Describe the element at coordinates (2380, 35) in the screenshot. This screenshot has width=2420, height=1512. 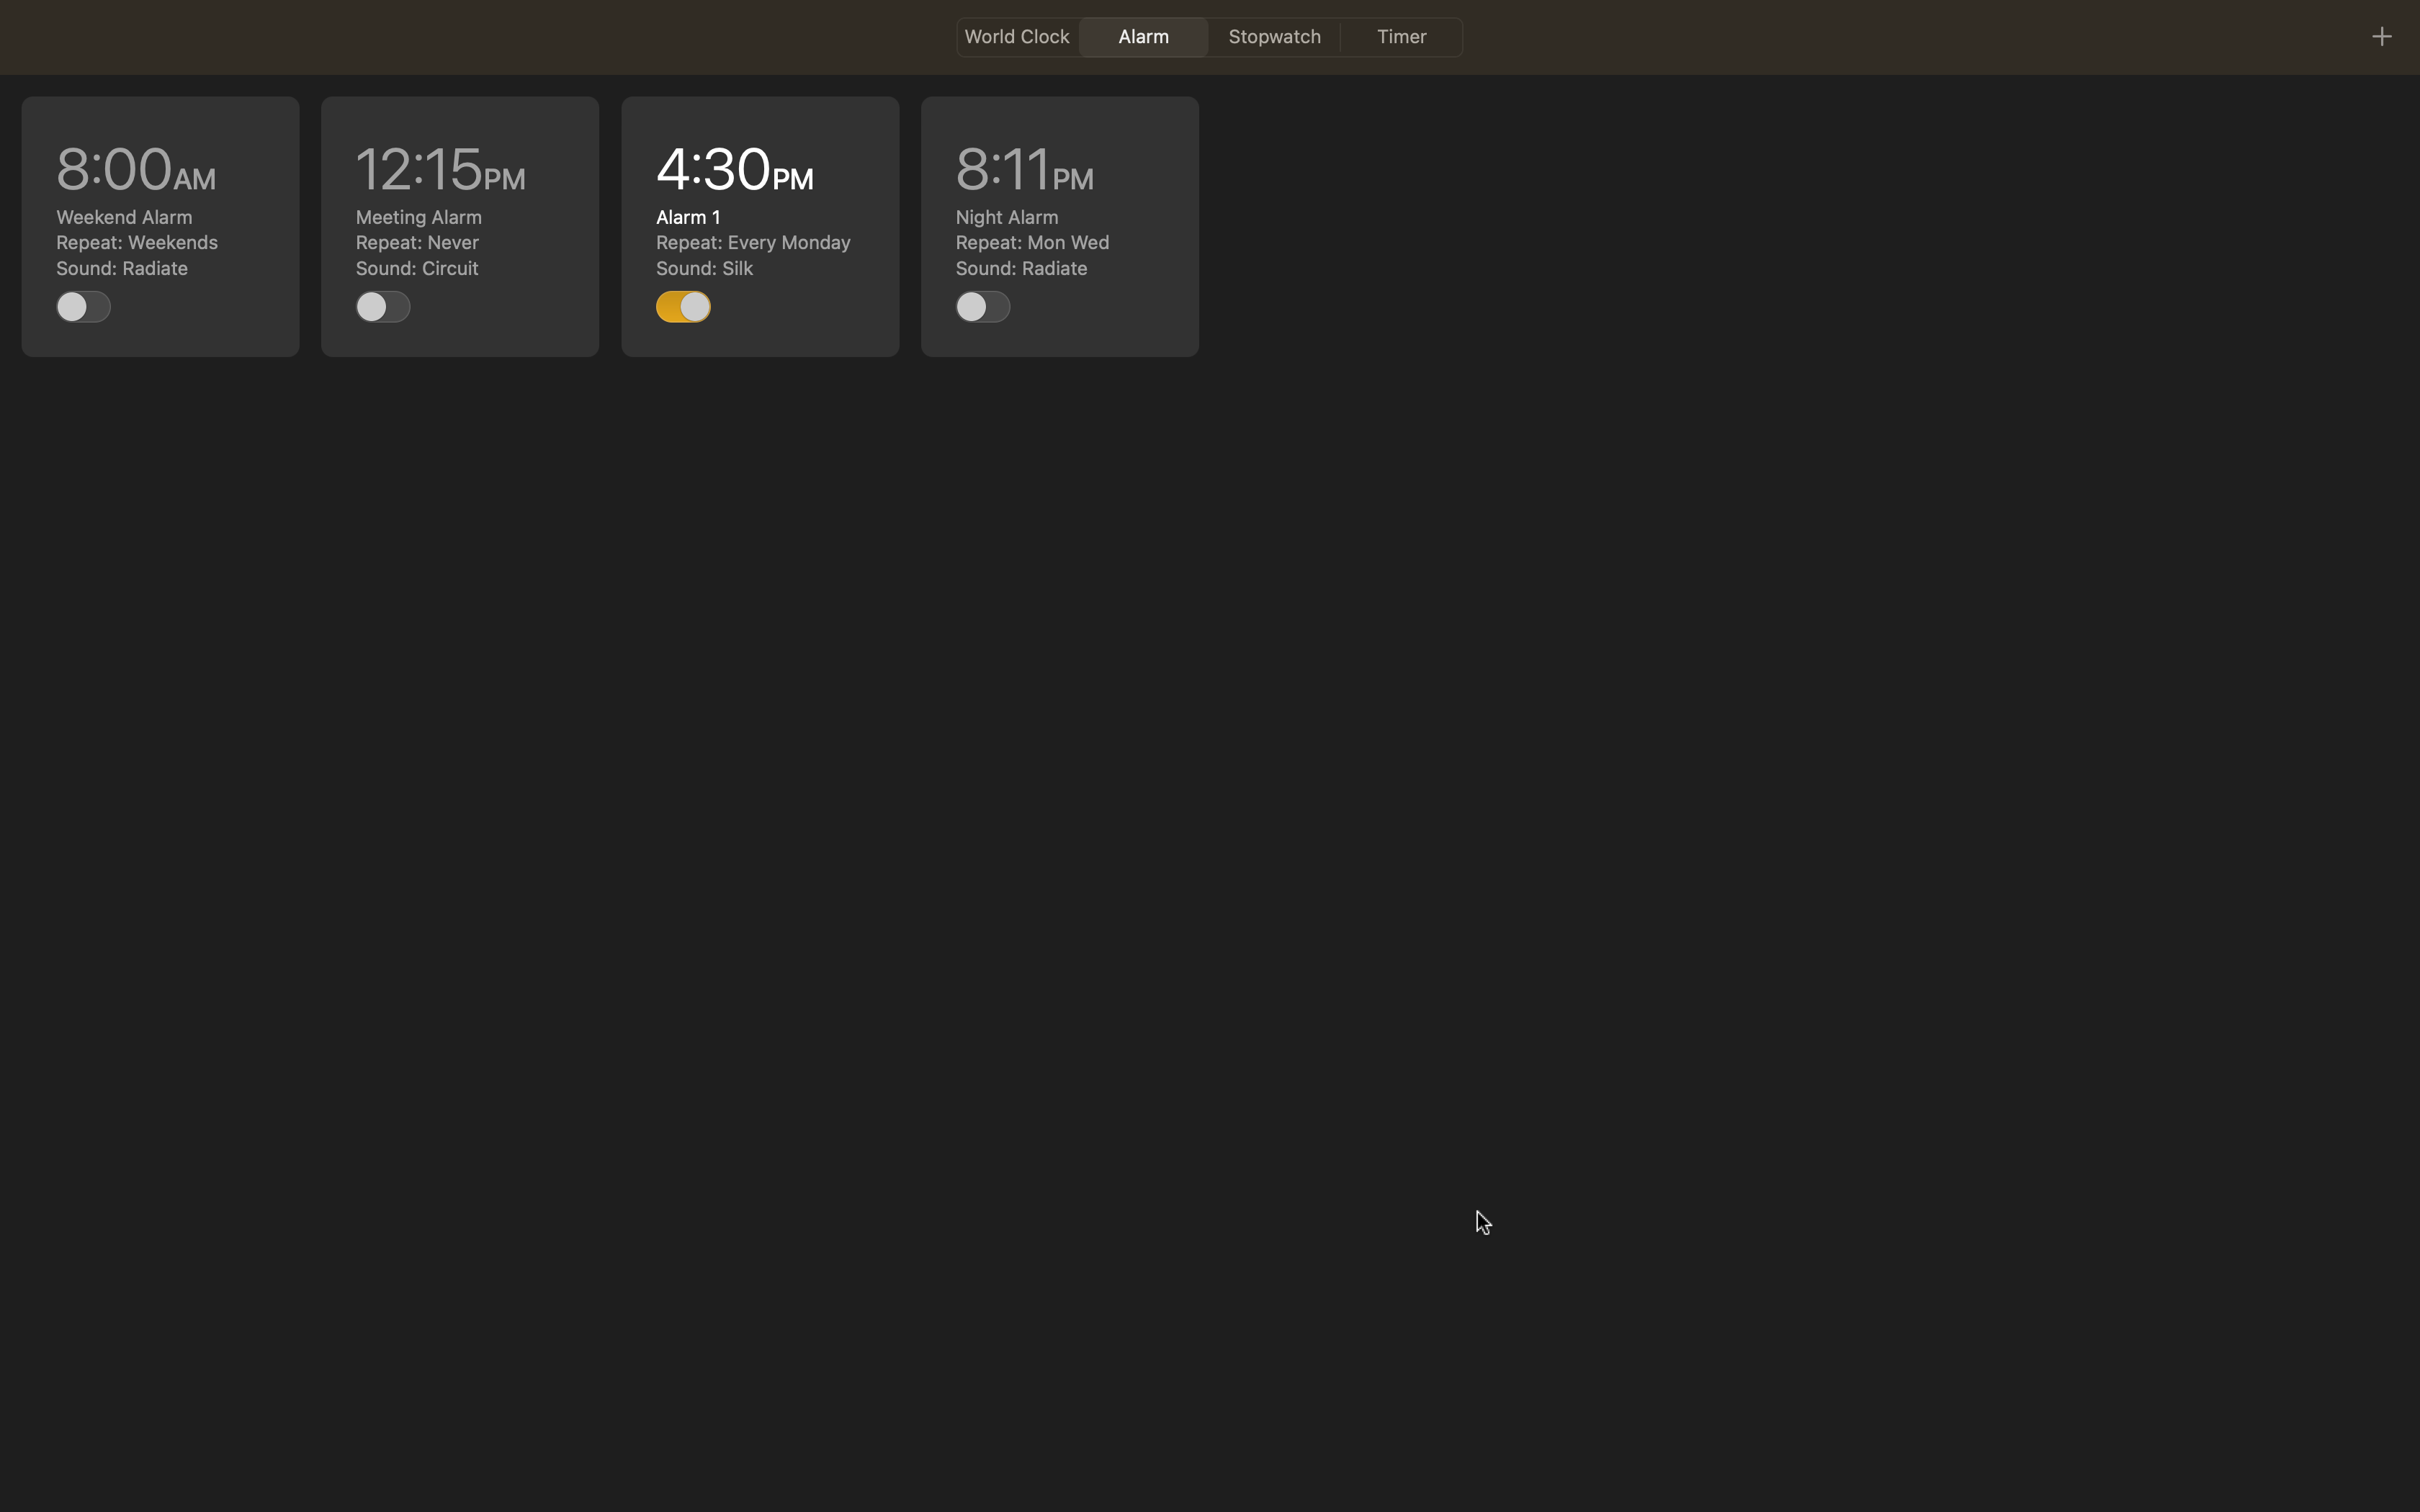
I see `Add new alarm by hitting the plus icon` at that location.